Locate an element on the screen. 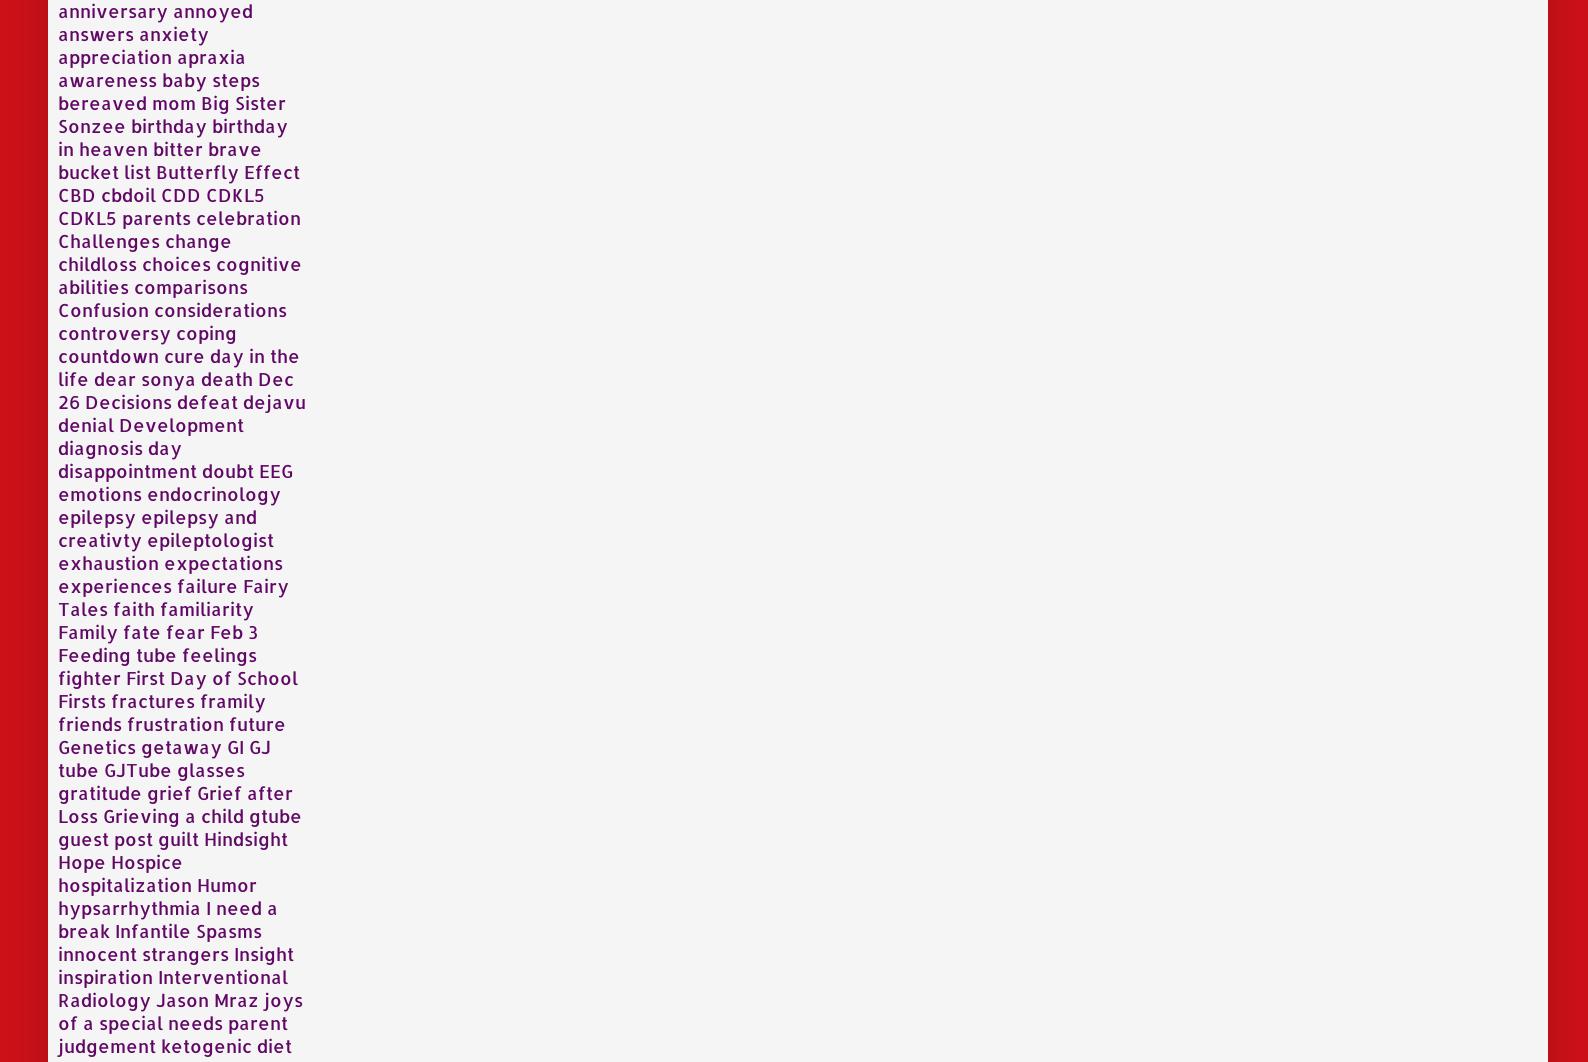 This screenshot has height=1062, width=1588. 'GJTube' is located at coordinates (136, 768).